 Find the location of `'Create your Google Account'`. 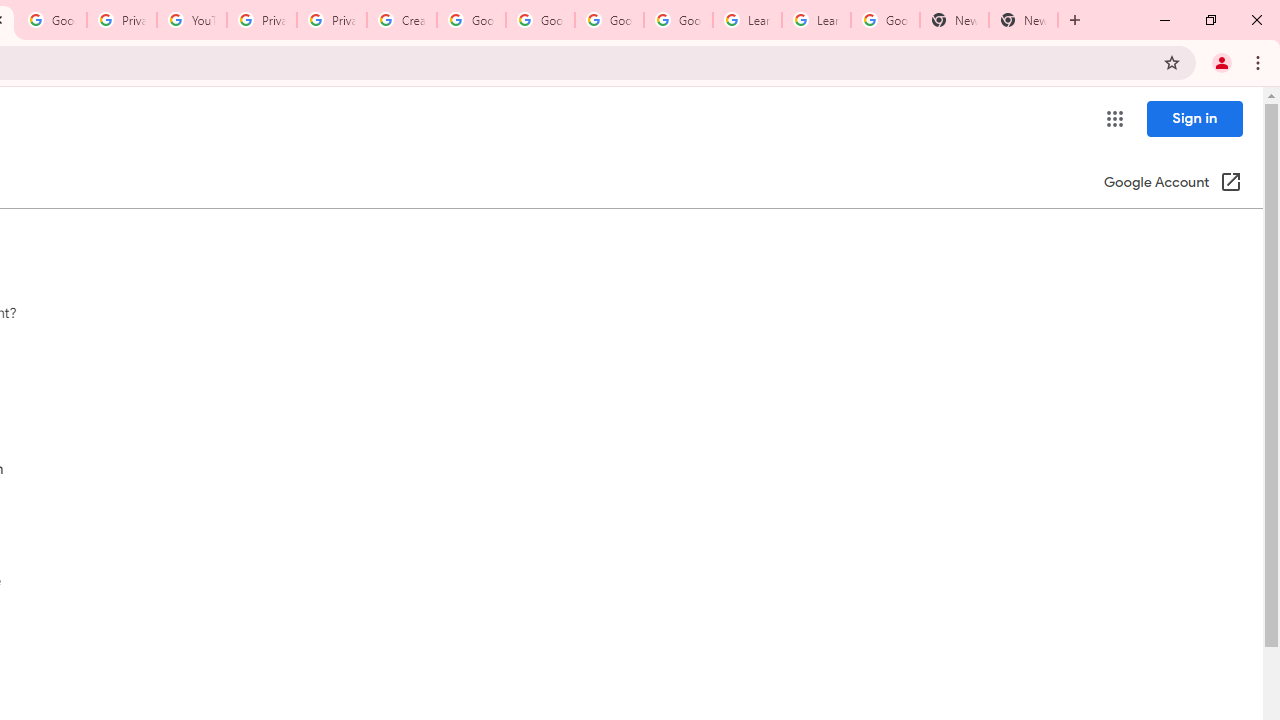

'Create your Google Account' is located at coordinates (400, 20).